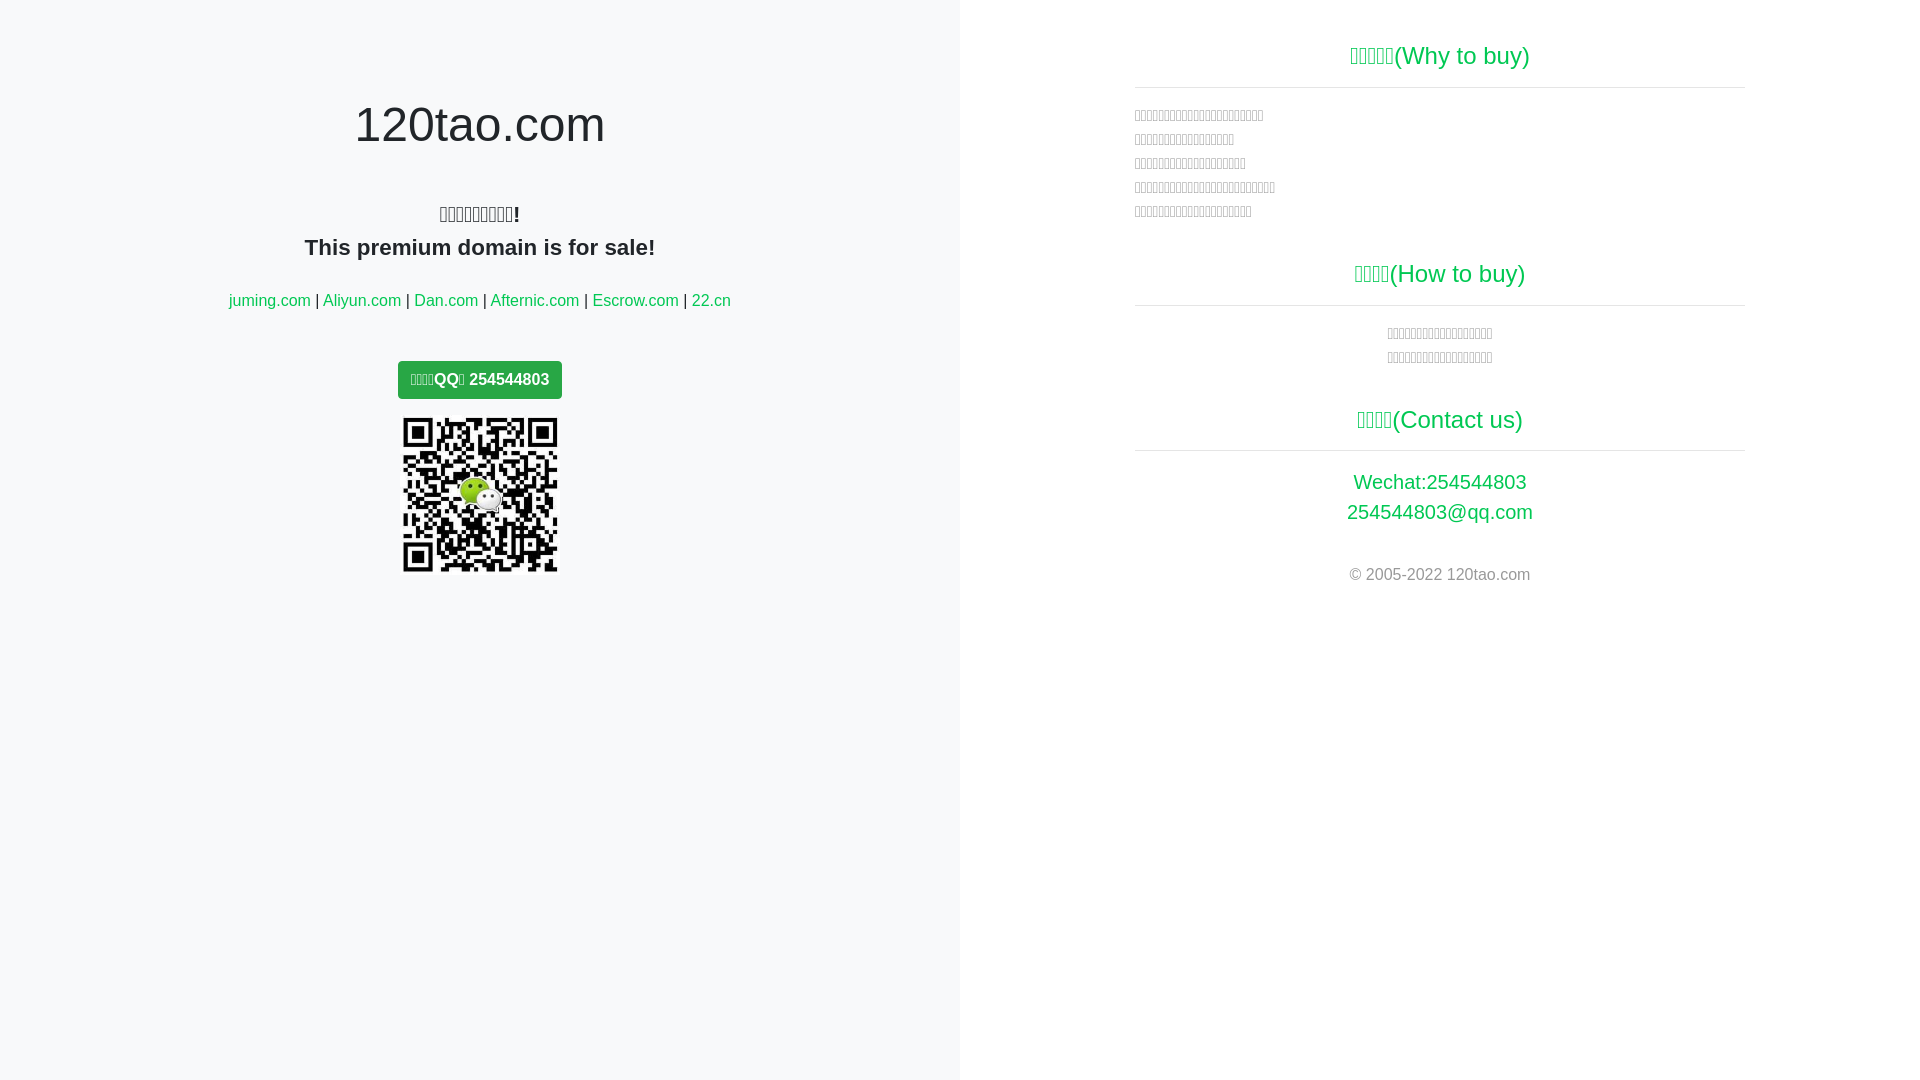 The height and width of the screenshot is (1080, 1920). What do you see at coordinates (711, 300) in the screenshot?
I see `'22.cn'` at bounding box center [711, 300].